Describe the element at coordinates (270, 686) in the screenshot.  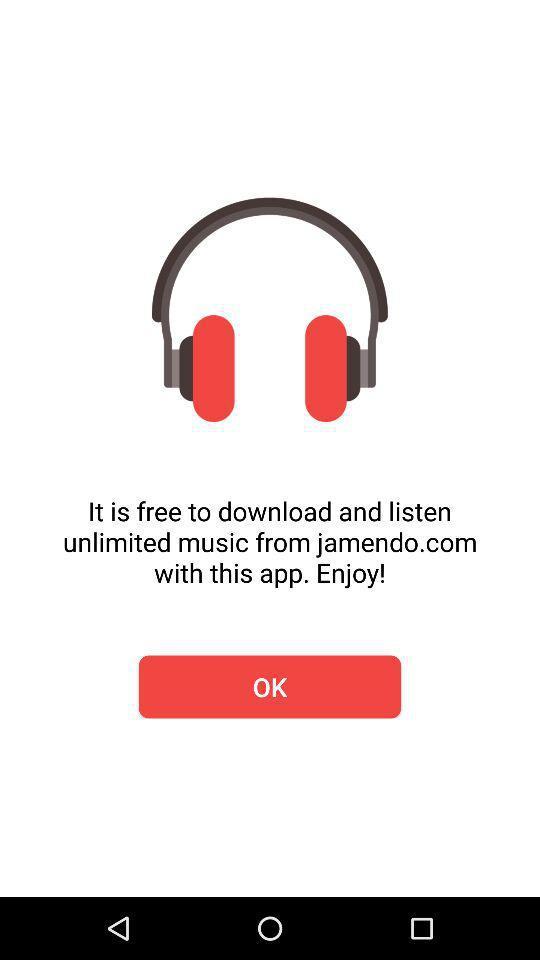
I see `ok icon` at that location.